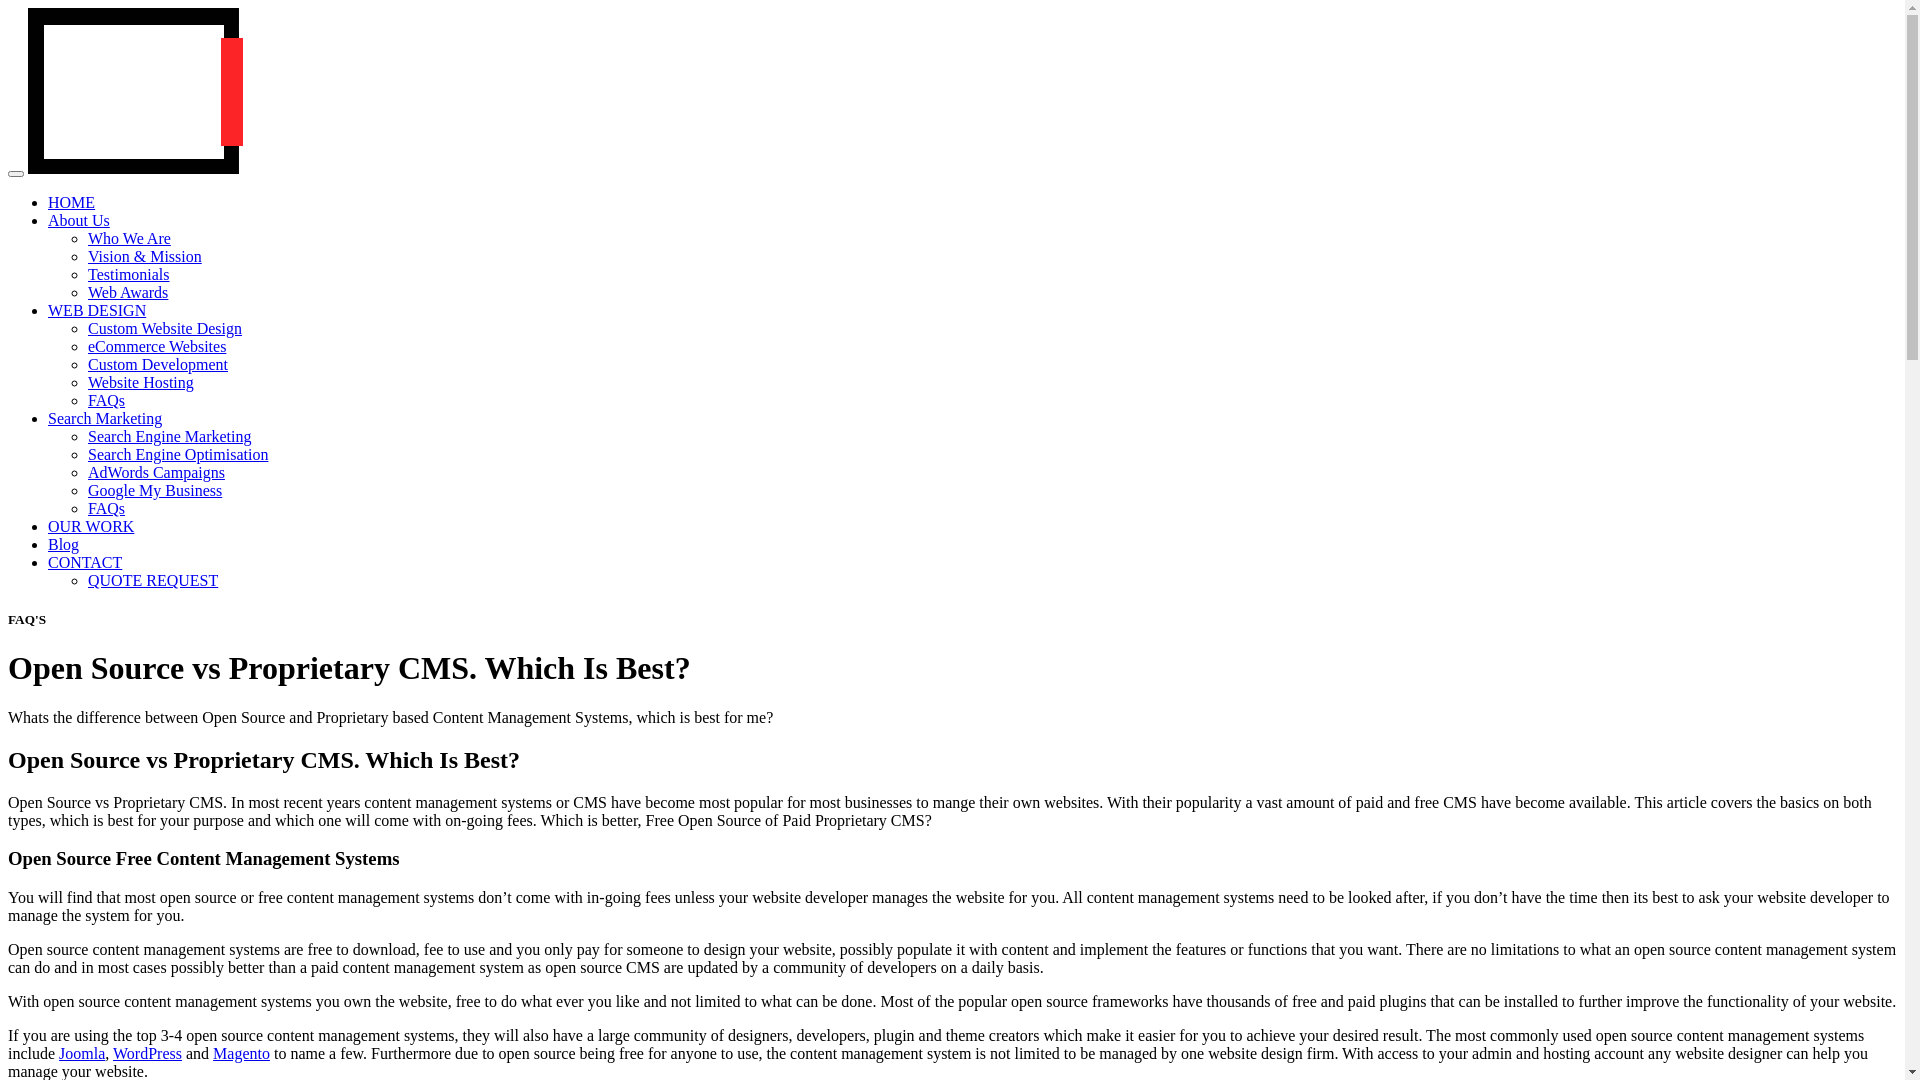 The image size is (1920, 1080). Describe the element at coordinates (139, 382) in the screenshot. I see `'Website Hosting'` at that location.